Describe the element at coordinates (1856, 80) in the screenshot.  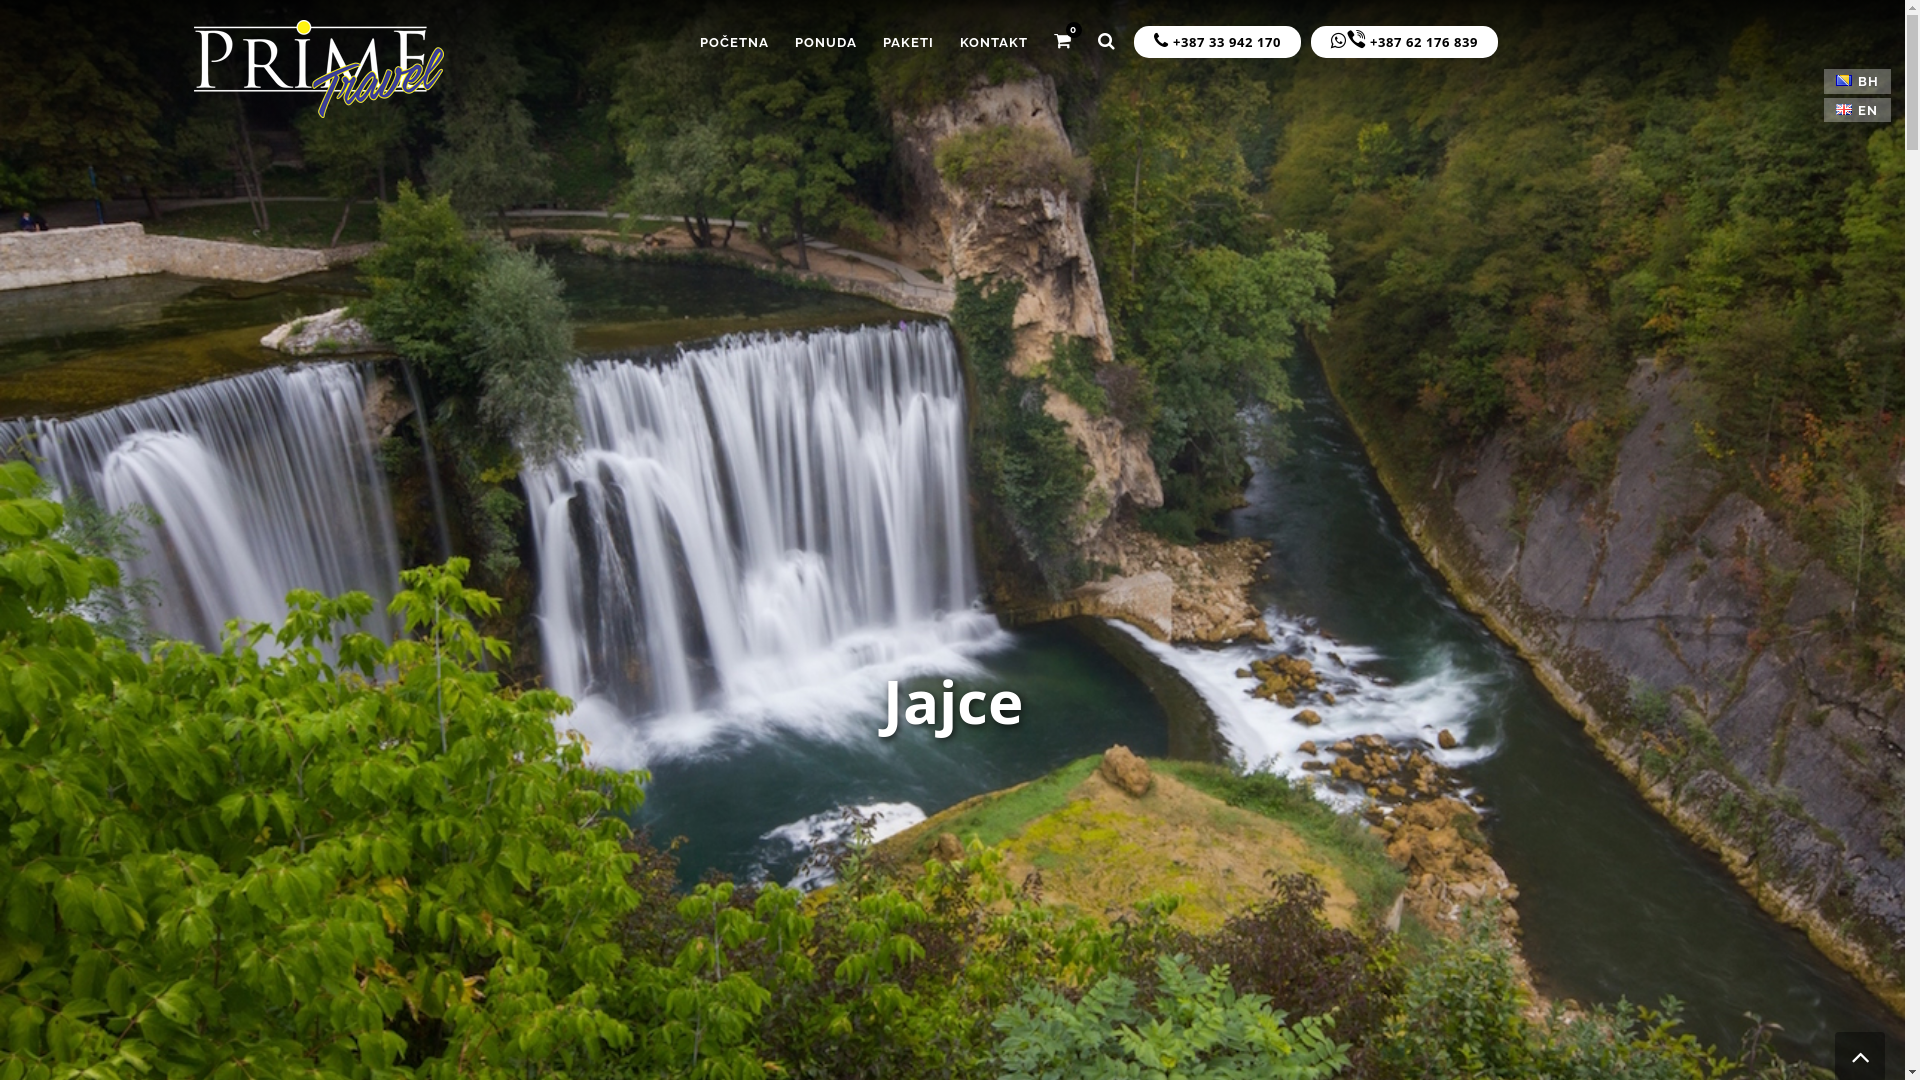
I see `'BH'` at that location.